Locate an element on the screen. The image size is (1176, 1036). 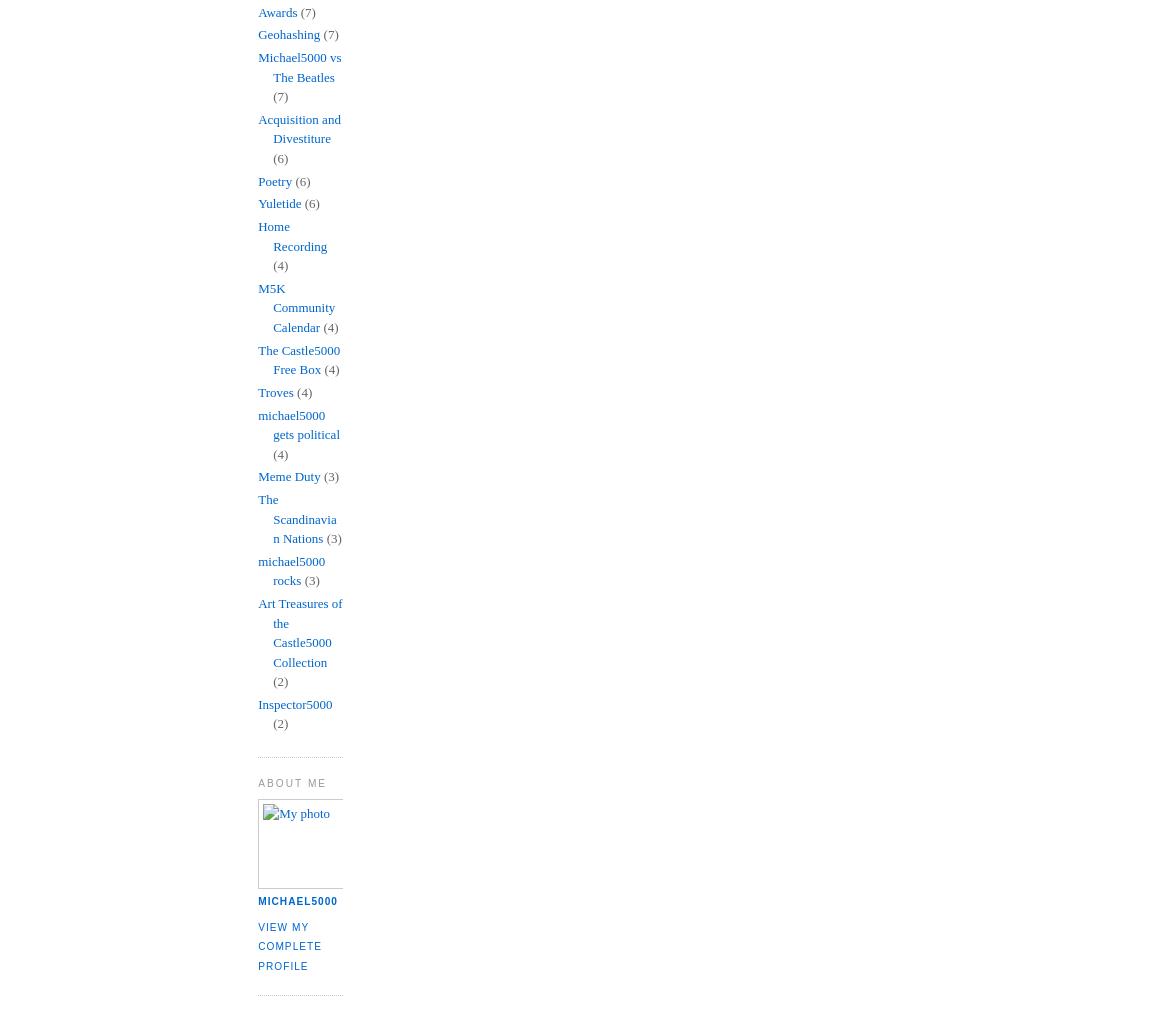
'Yuletide' is located at coordinates (279, 203).